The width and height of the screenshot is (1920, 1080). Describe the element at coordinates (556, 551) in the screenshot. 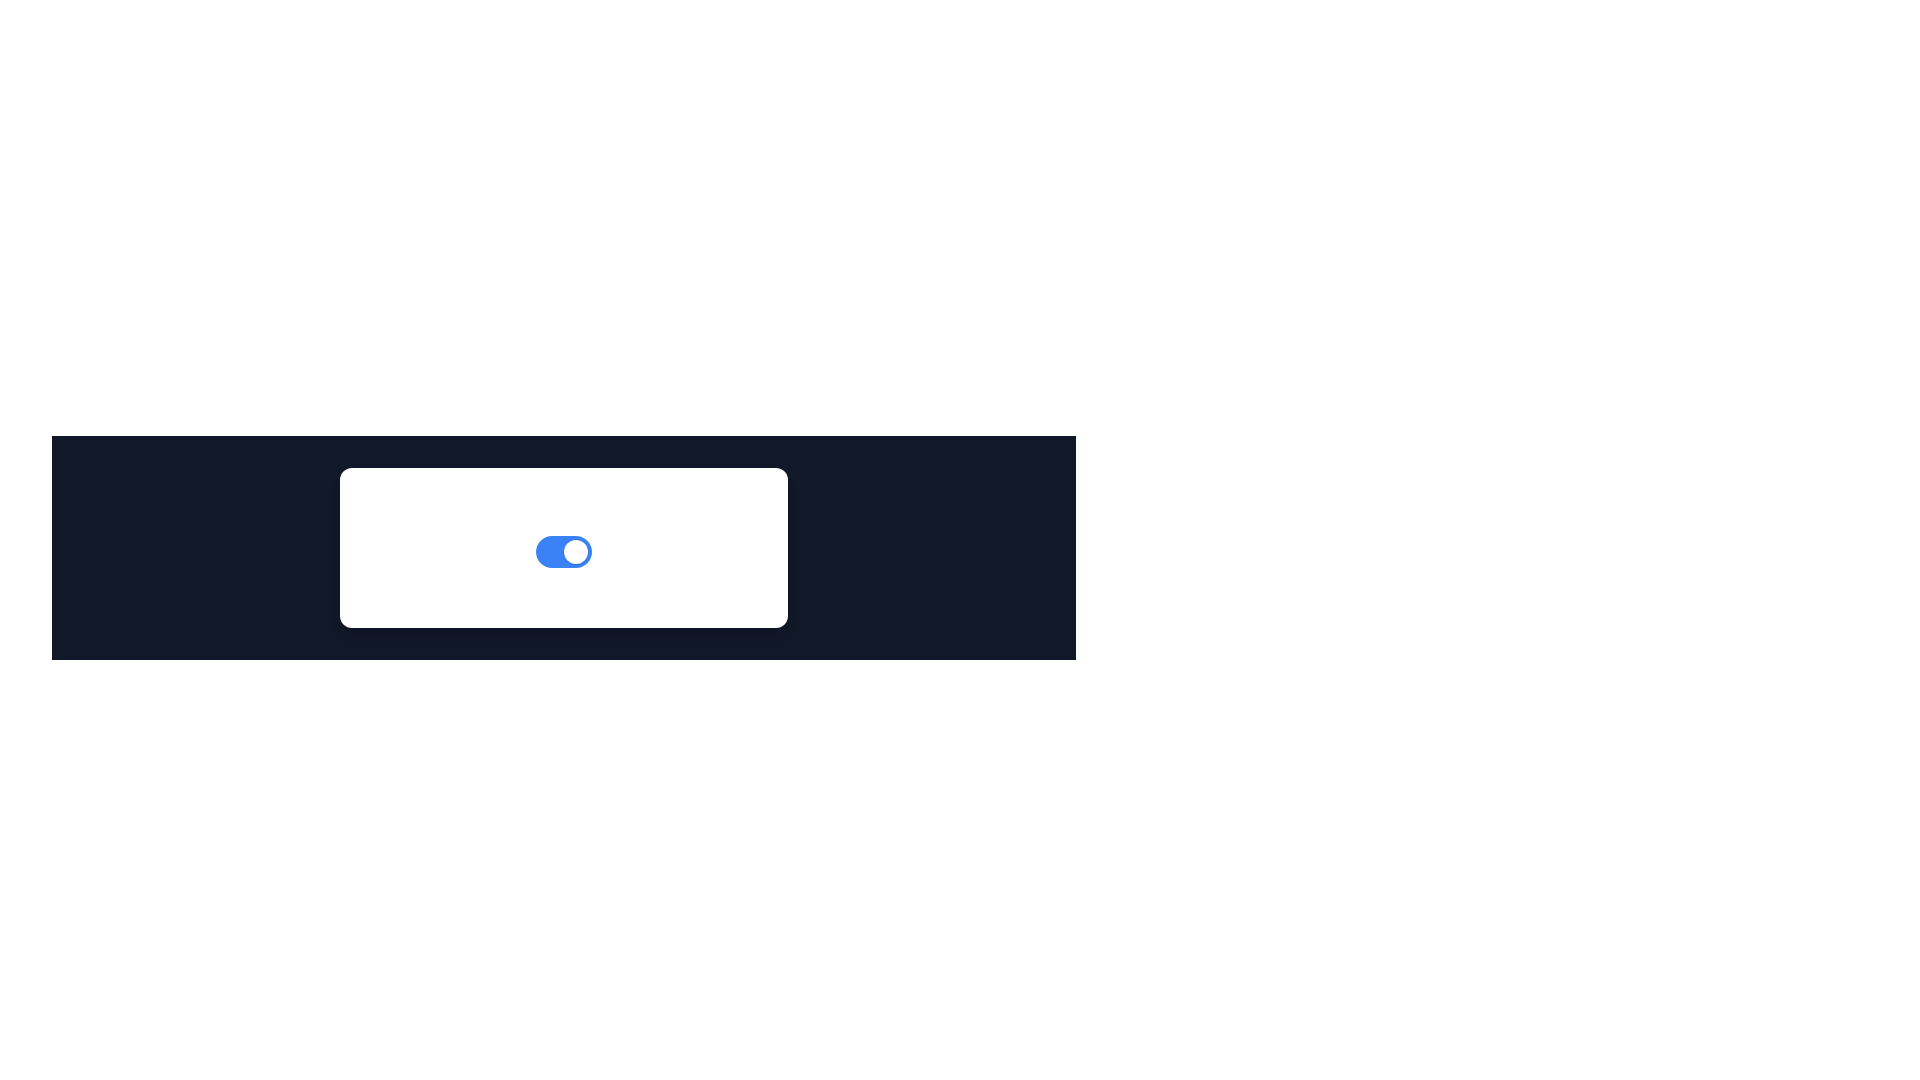

I see `the toggle switch position` at that location.